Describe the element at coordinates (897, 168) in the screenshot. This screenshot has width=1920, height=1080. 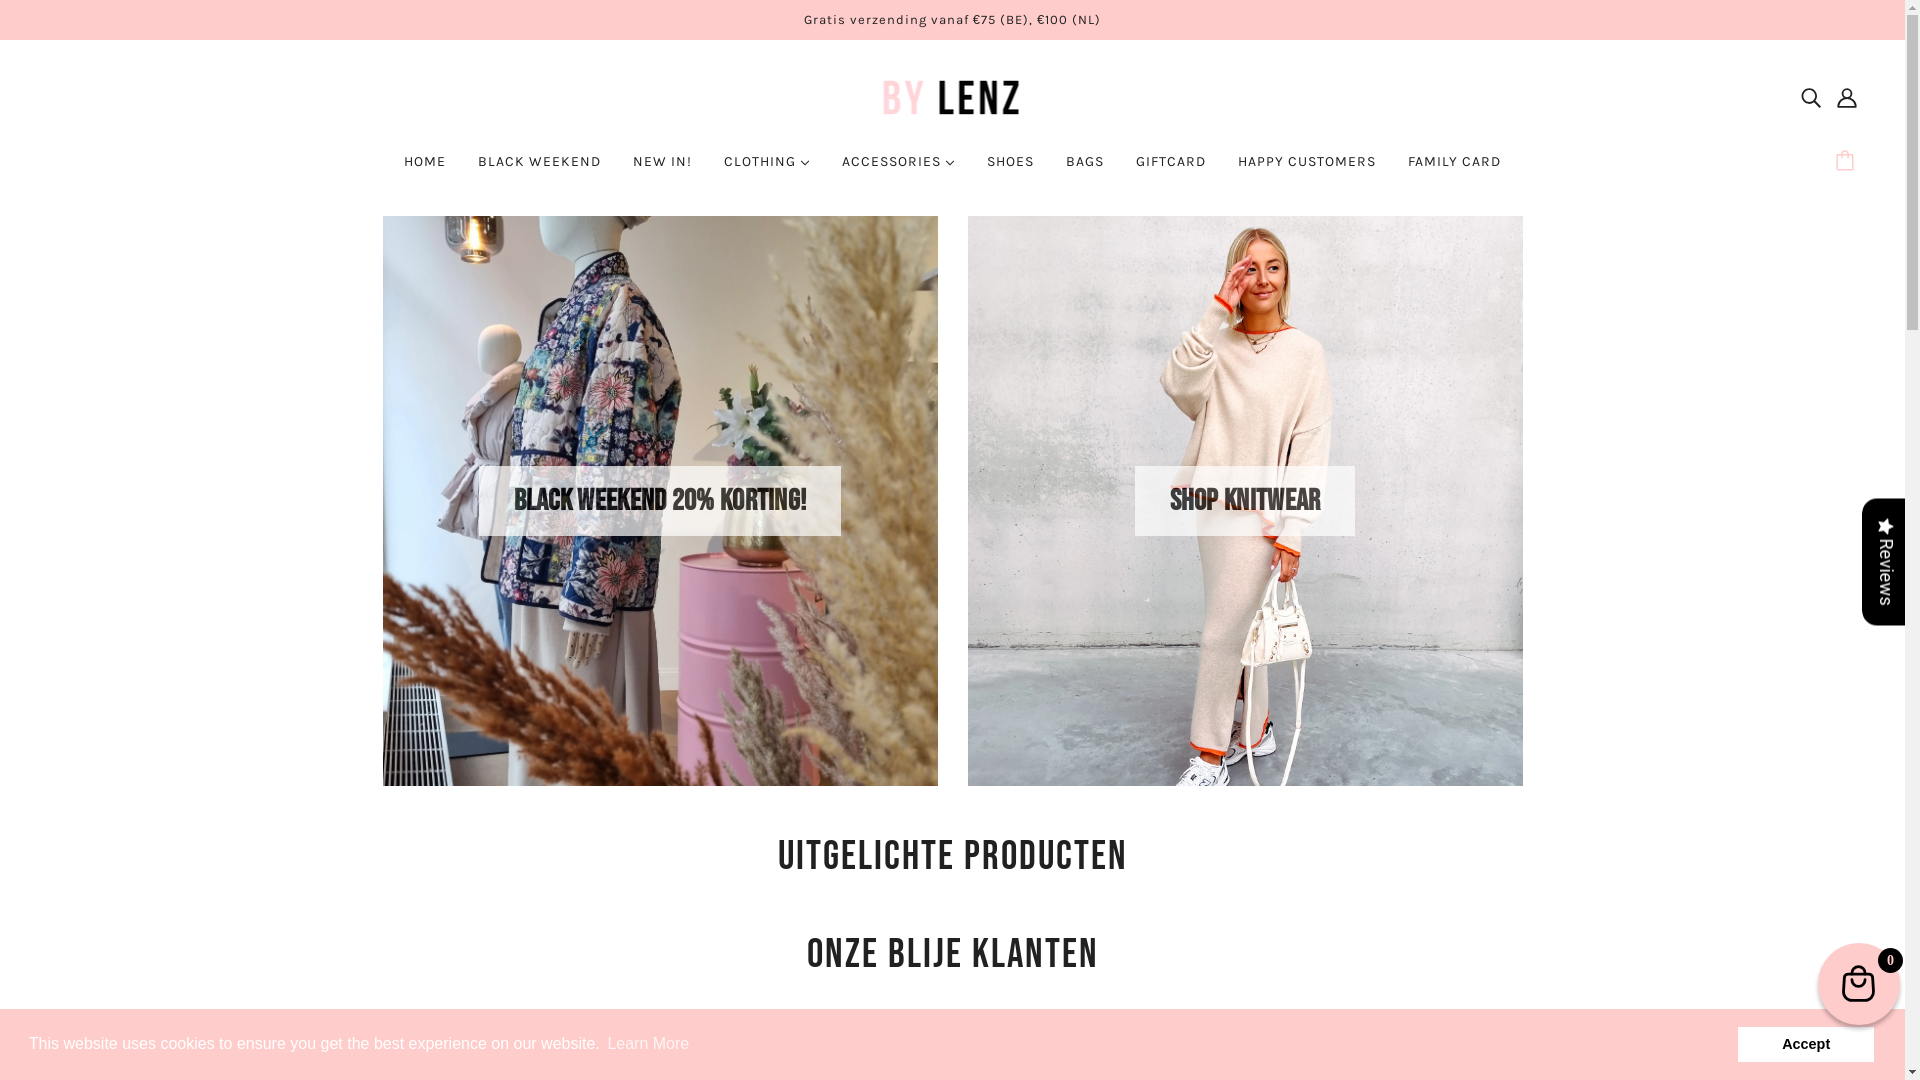
I see `'ACCESSORIES'` at that location.